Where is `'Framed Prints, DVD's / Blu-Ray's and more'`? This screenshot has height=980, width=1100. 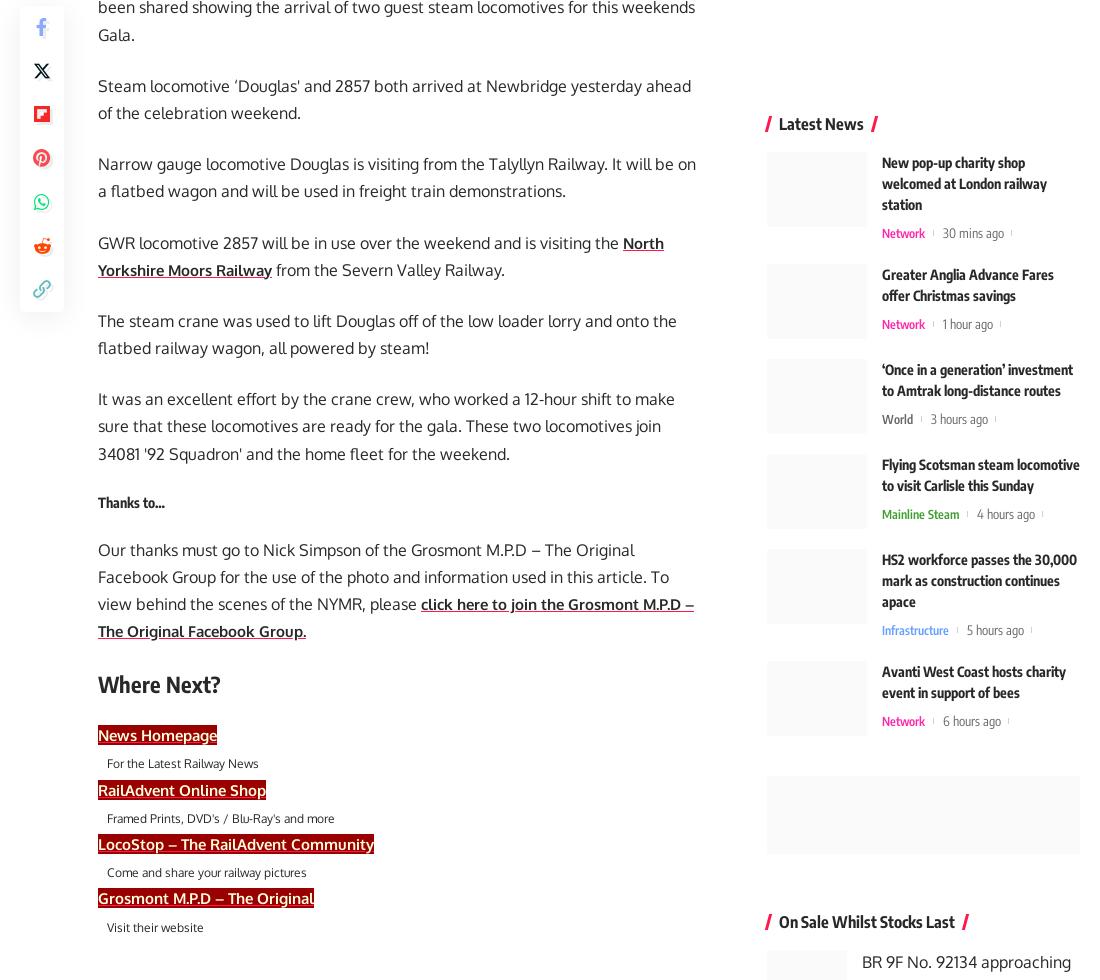
'Framed Prints, DVD's / Blu-Ray's and more' is located at coordinates (216, 823).